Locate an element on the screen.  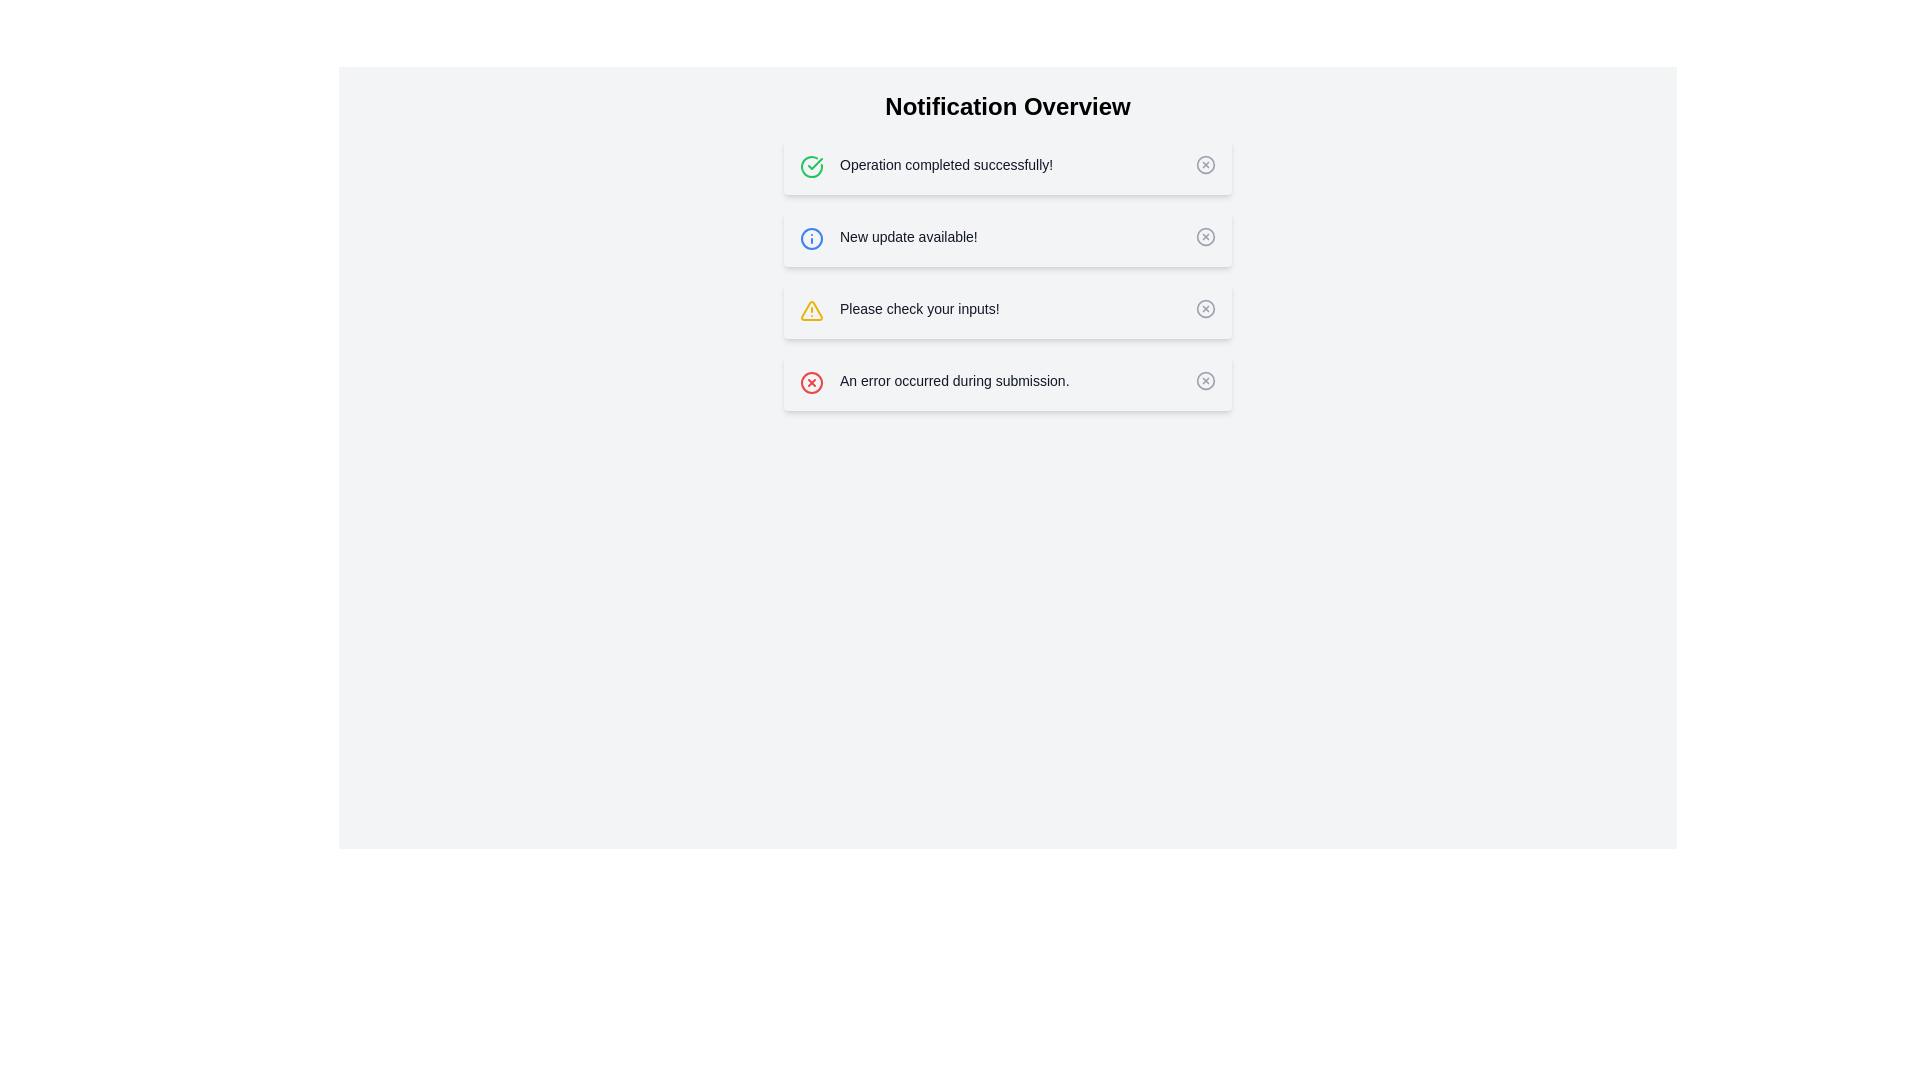
the circular icon with a green border and a green check mark, which indicates success, located at the leftmost side of the notification box labeled 'Operation completed successfully!' is located at coordinates (811, 165).